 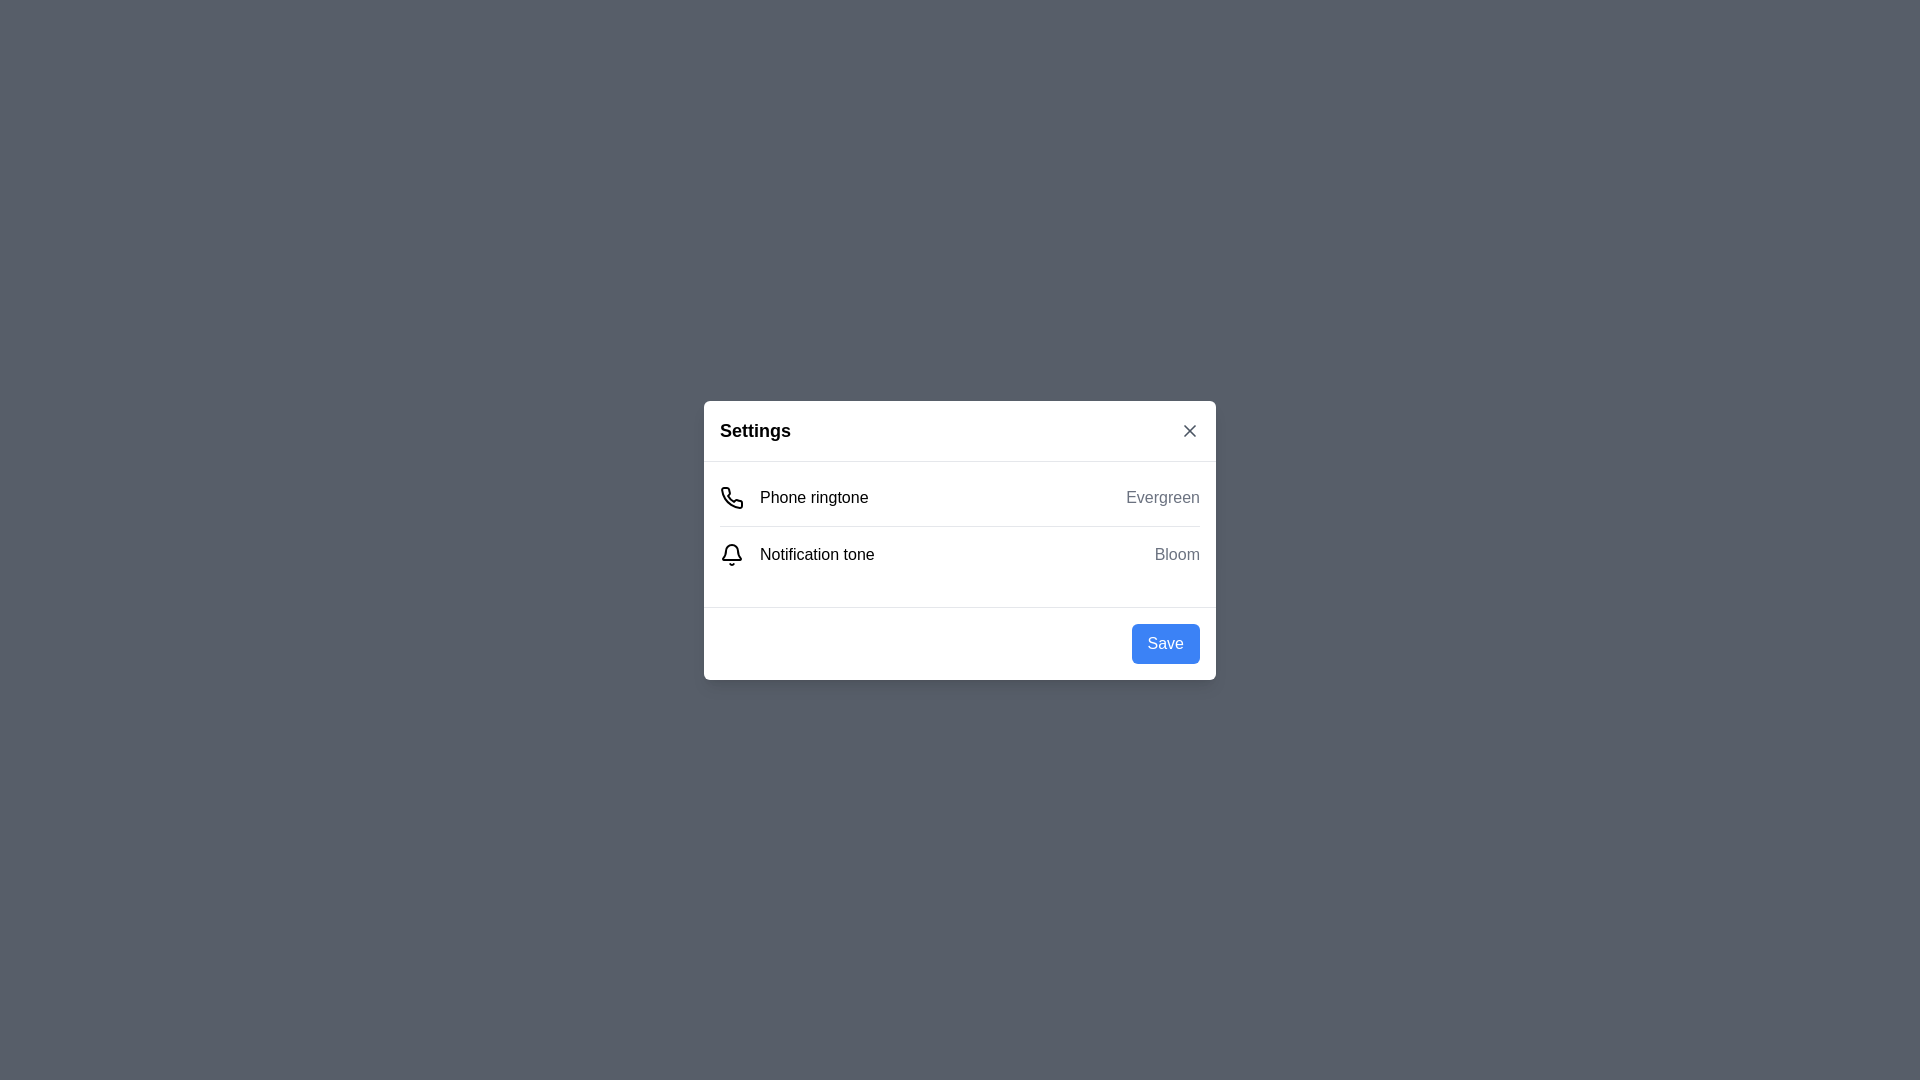 What do you see at coordinates (730, 551) in the screenshot?
I see `lower segment of the bell icon that is part of the notification tone row in the dialog box, which is represented as a geometric shape with black strokes and no fill` at bounding box center [730, 551].